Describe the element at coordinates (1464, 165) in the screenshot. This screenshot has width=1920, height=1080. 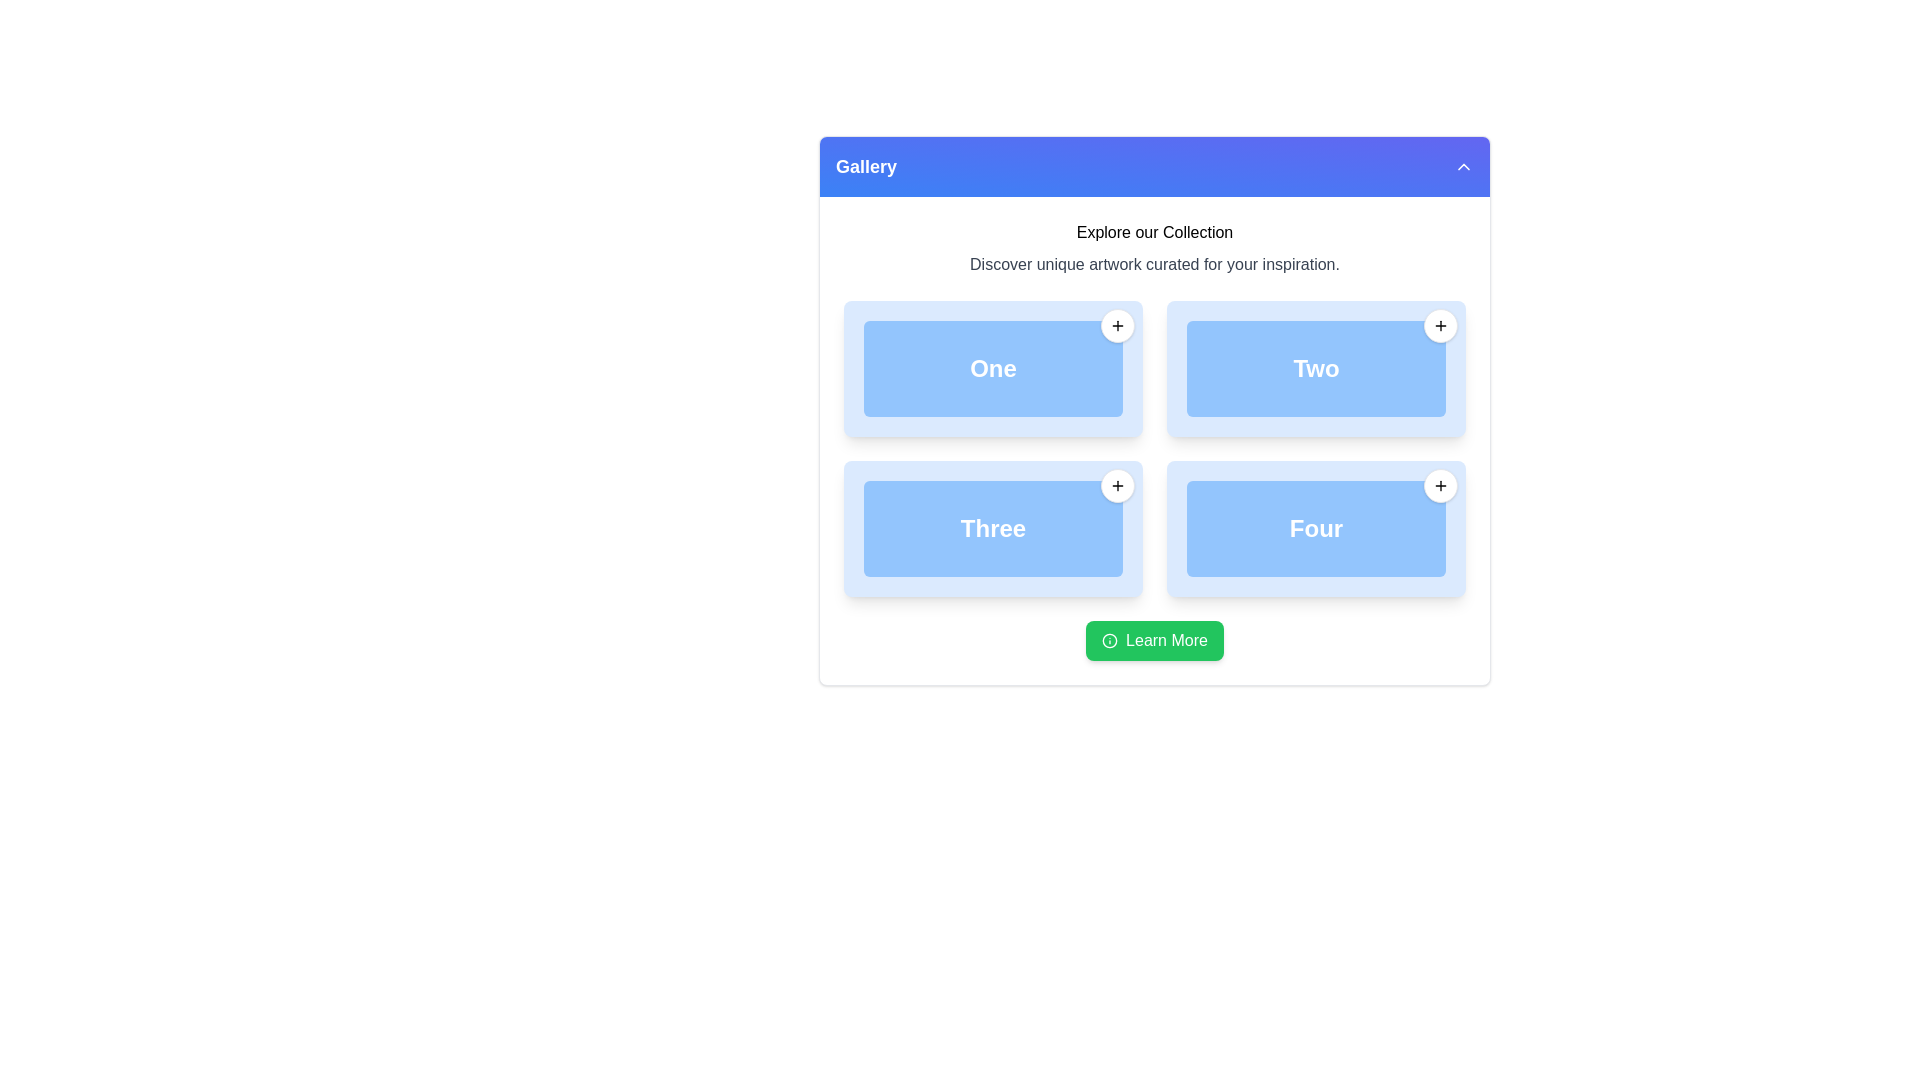
I see `the Chevron-Up icon located at the top right corner of the header bar` at that location.